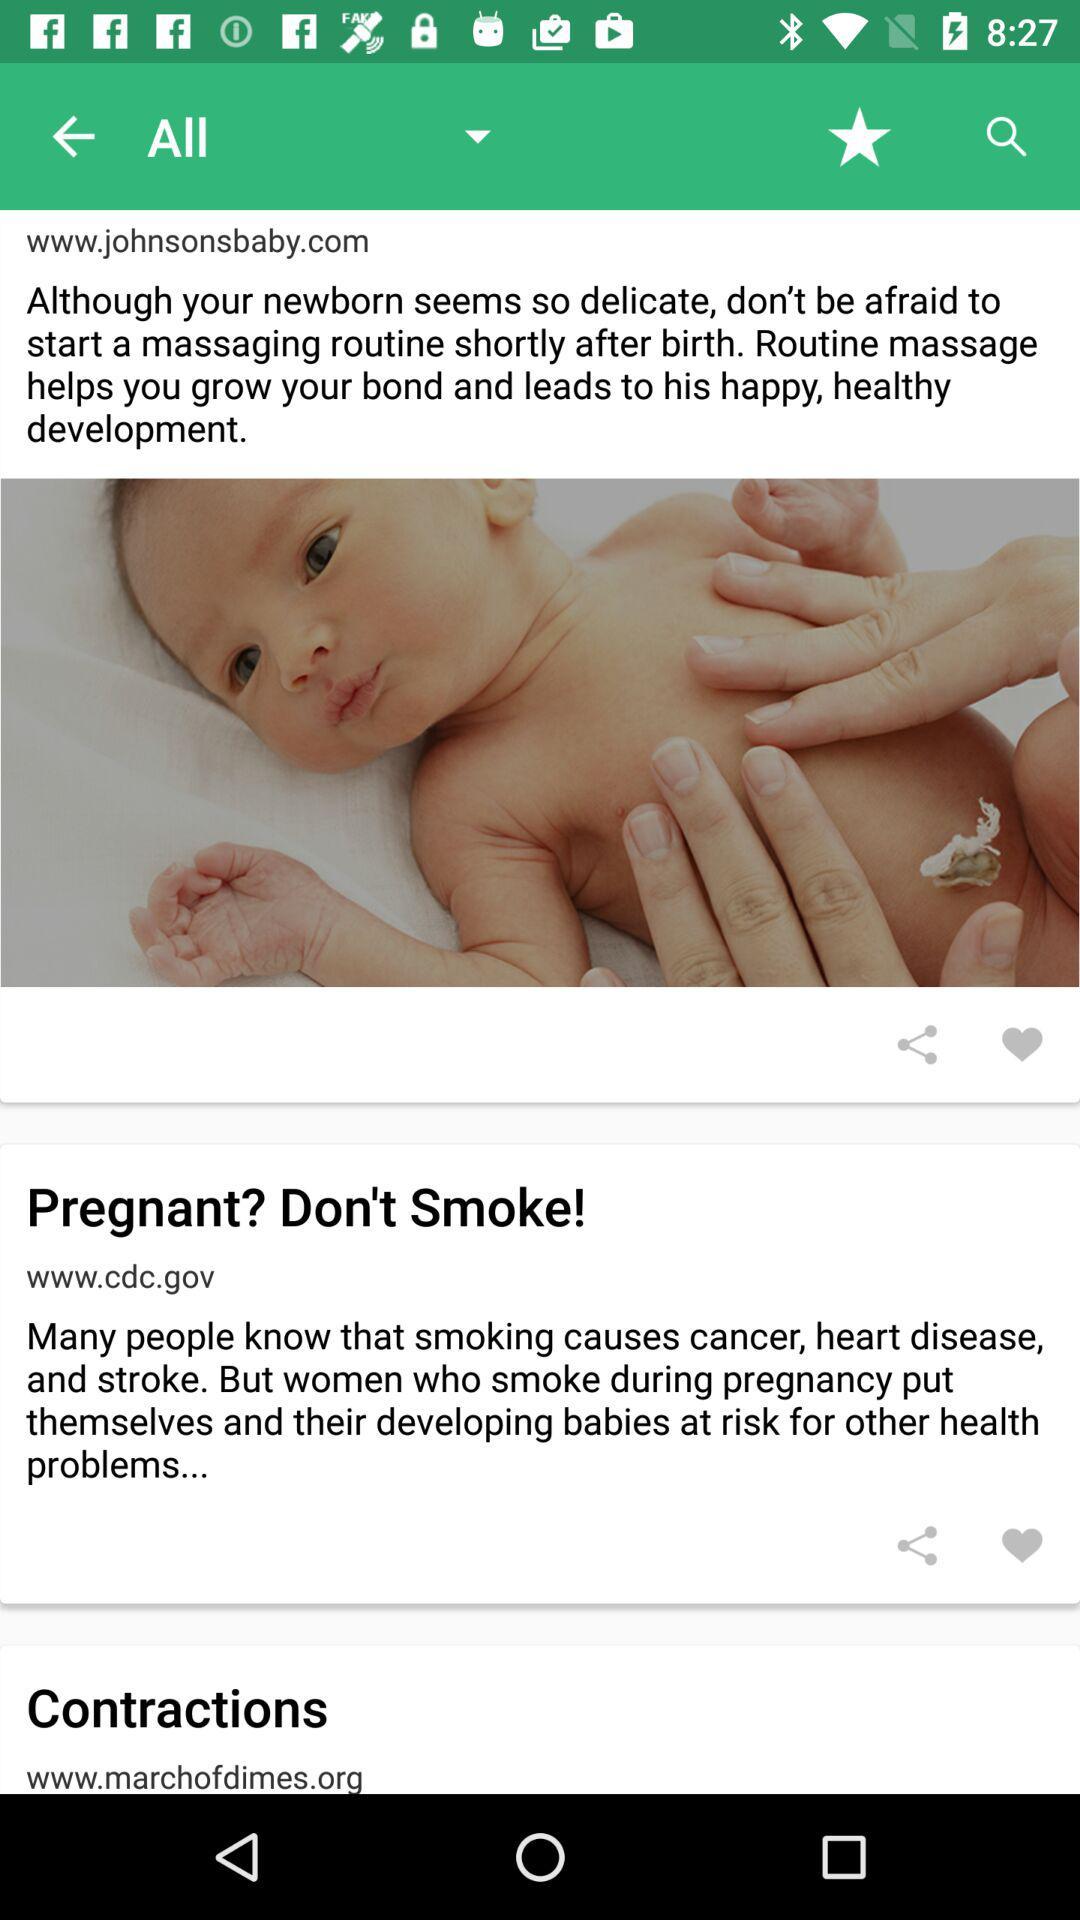 Image resolution: width=1080 pixels, height=1920 pixels. I want to click on share option, so click(917, 1043).